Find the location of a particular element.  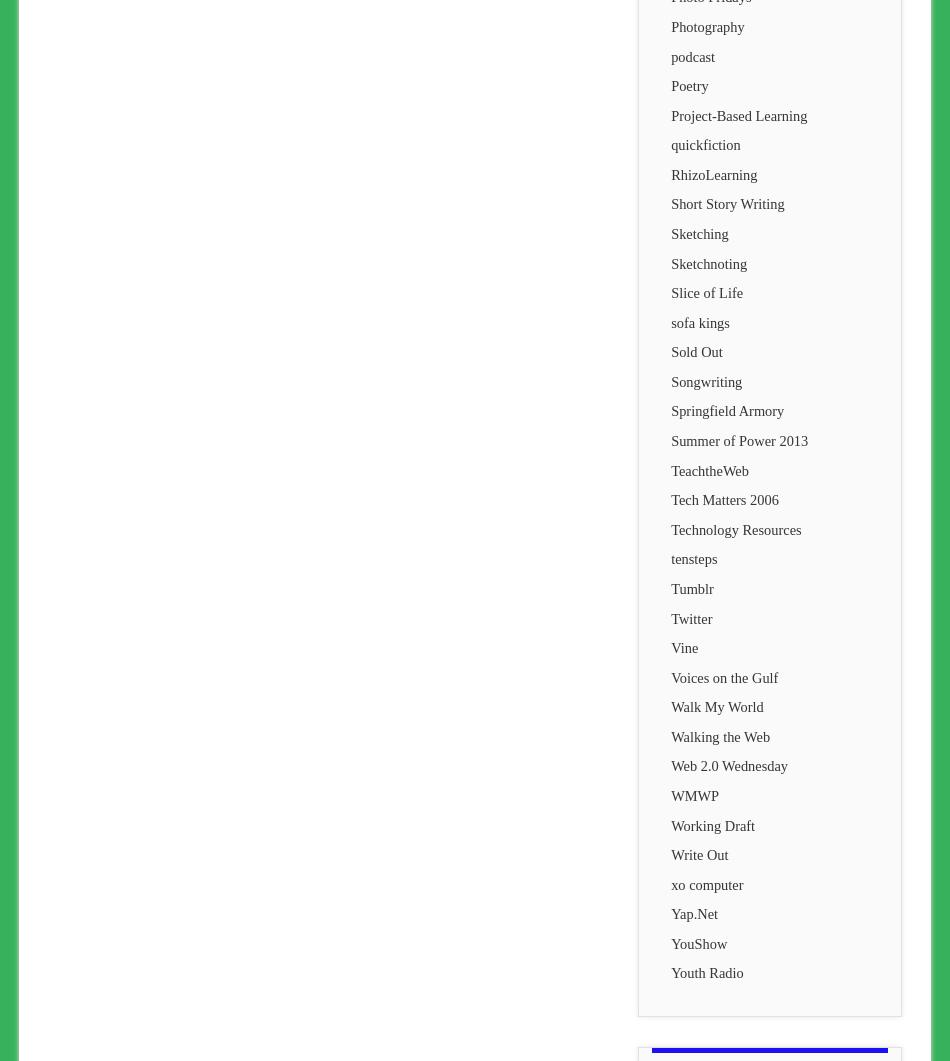

'YouShow' is located at coordinates (670, 942).